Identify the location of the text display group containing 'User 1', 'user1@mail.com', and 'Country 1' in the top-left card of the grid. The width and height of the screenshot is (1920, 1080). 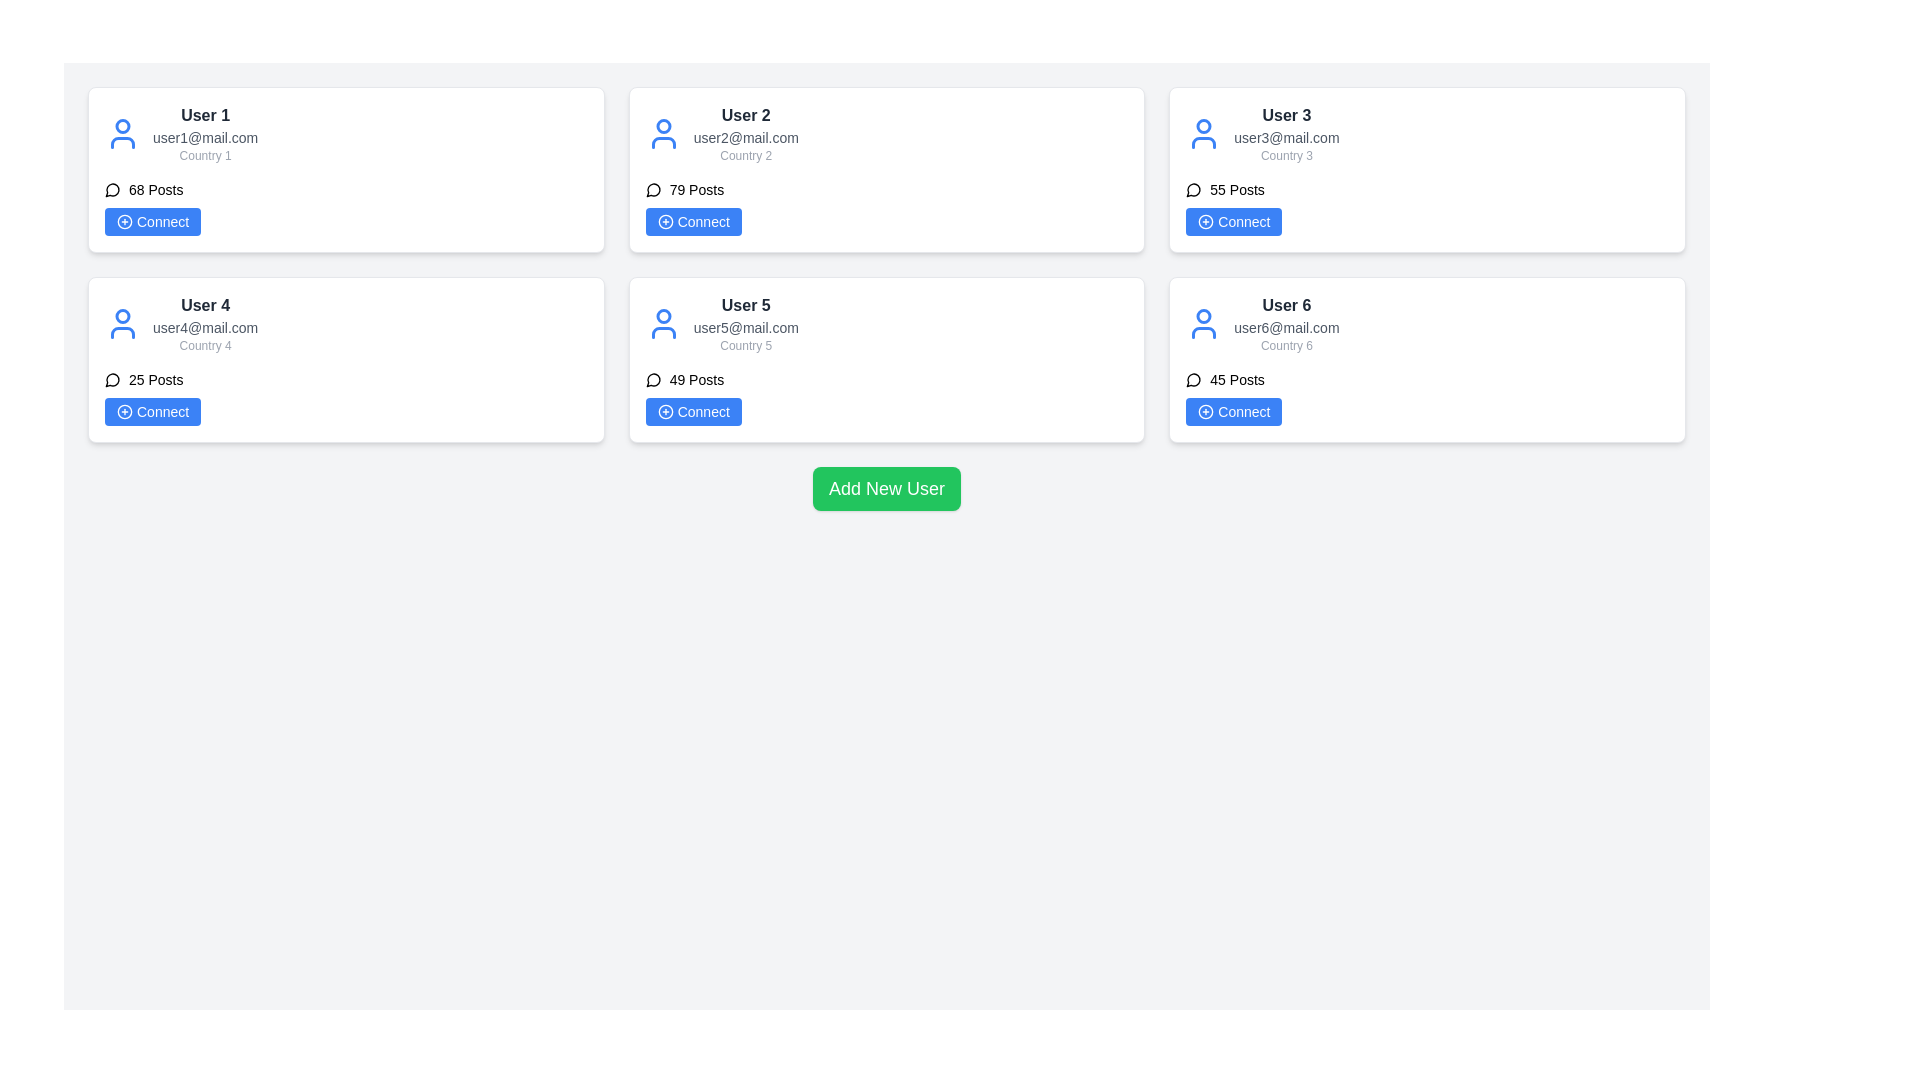
(205, 134).